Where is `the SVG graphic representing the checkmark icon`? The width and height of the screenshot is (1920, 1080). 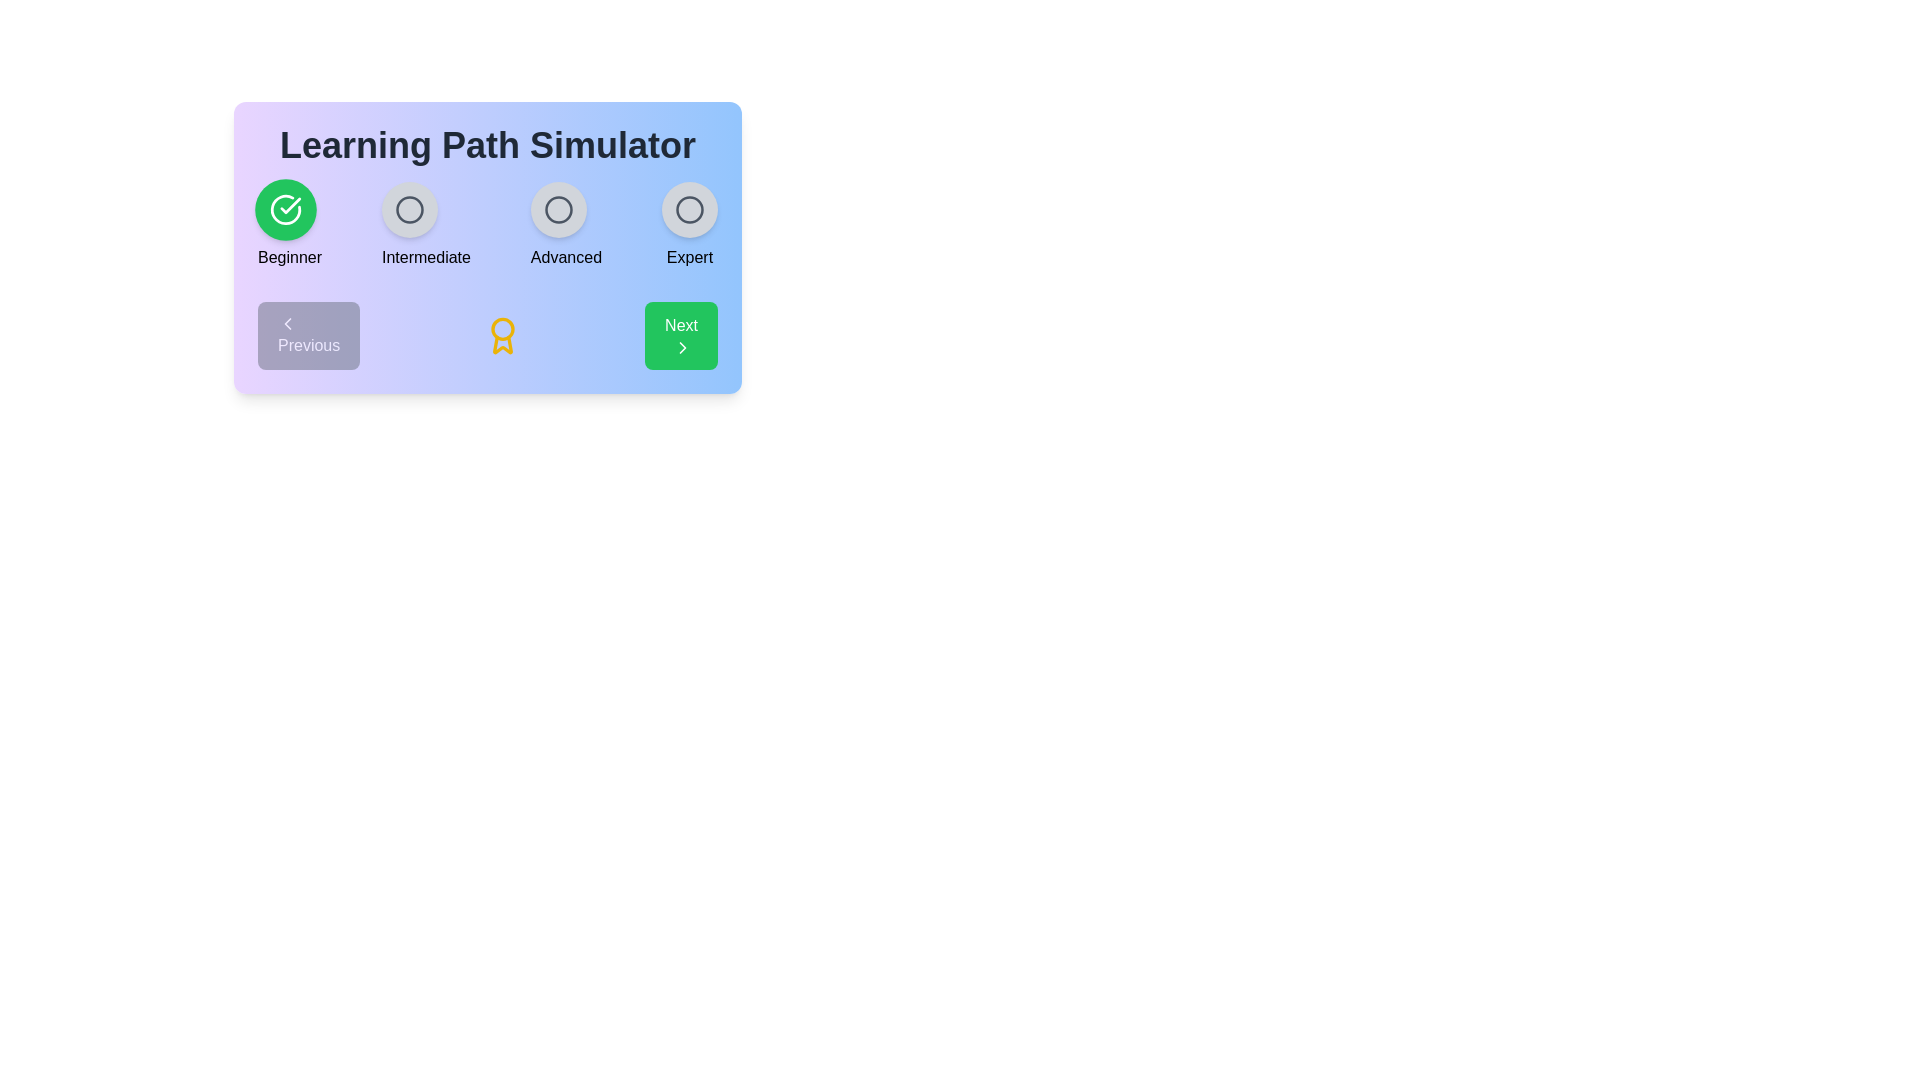
the SVG graphic representing the checkmark icon is located at coordinates (285, 209).